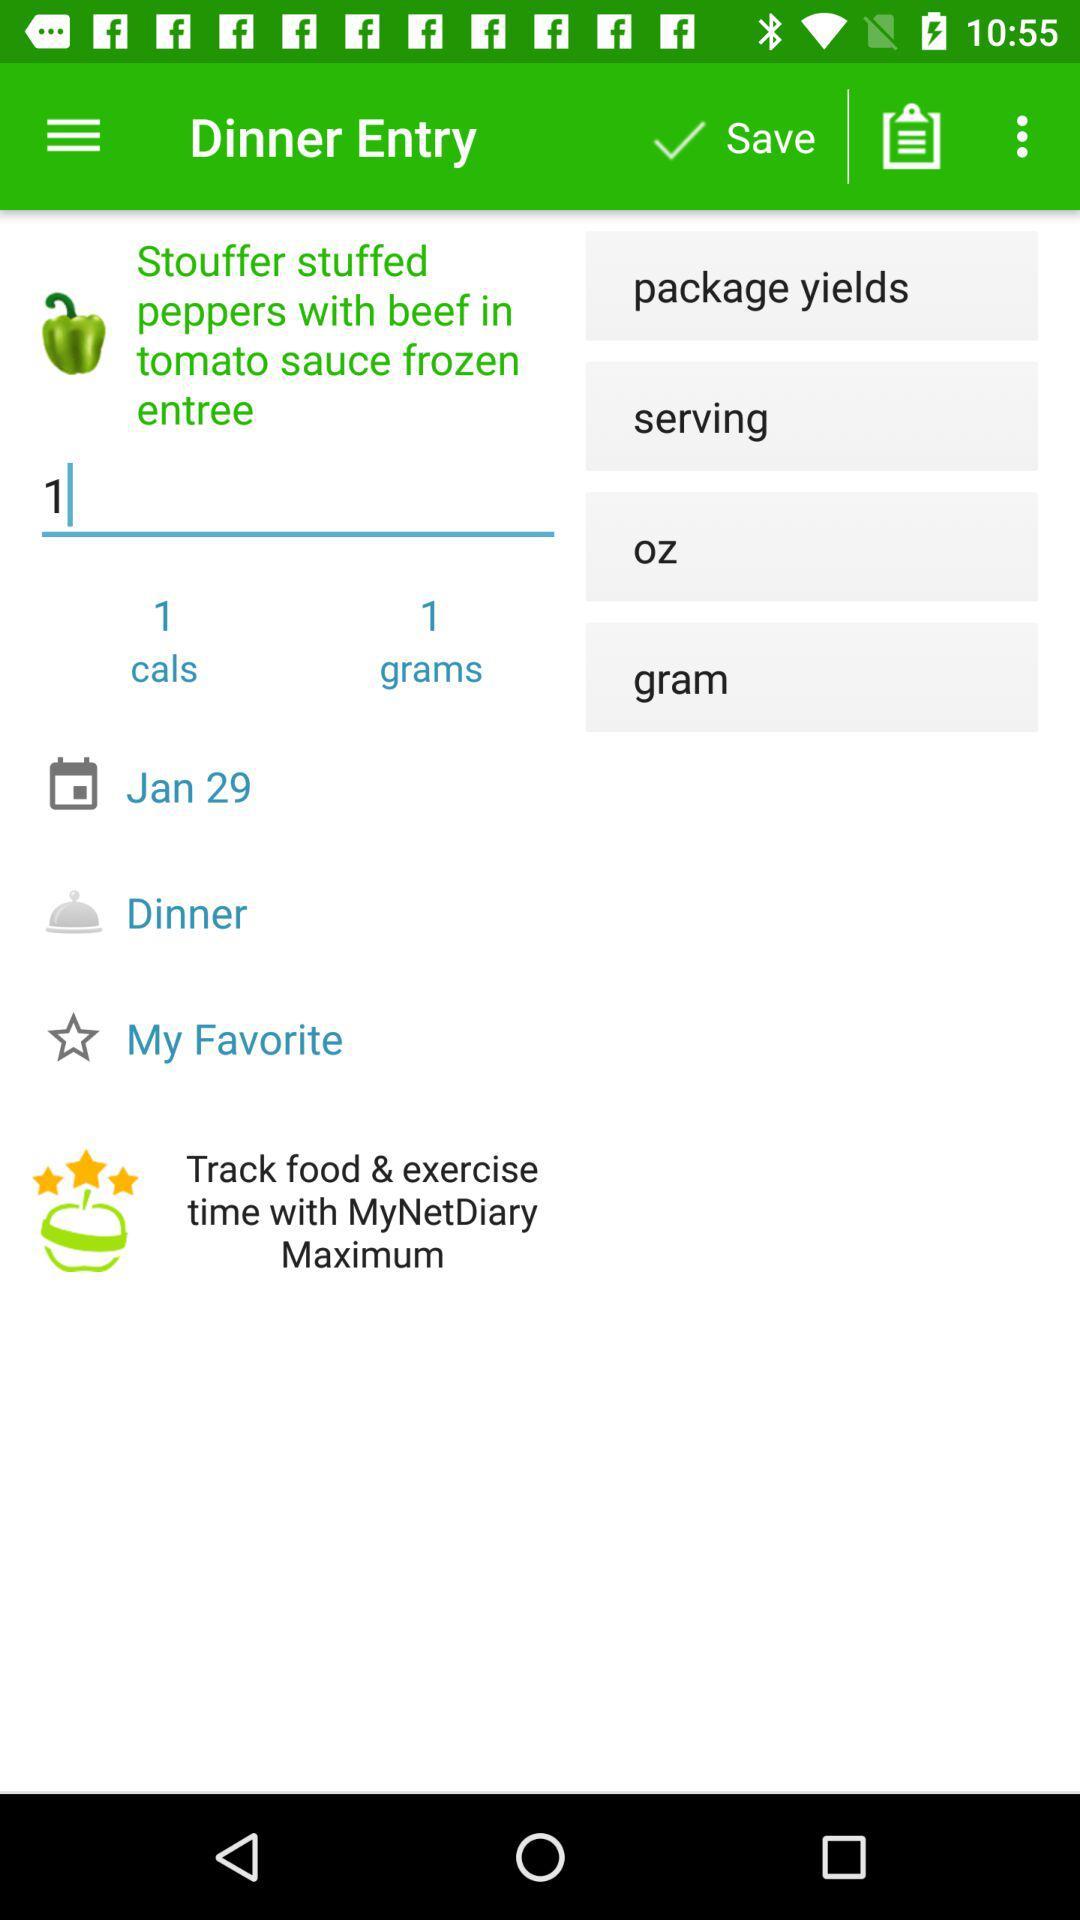 The width and height of the screenshot is (1080, 1920). I want to click on the item above   package yields, so click(911, 135).